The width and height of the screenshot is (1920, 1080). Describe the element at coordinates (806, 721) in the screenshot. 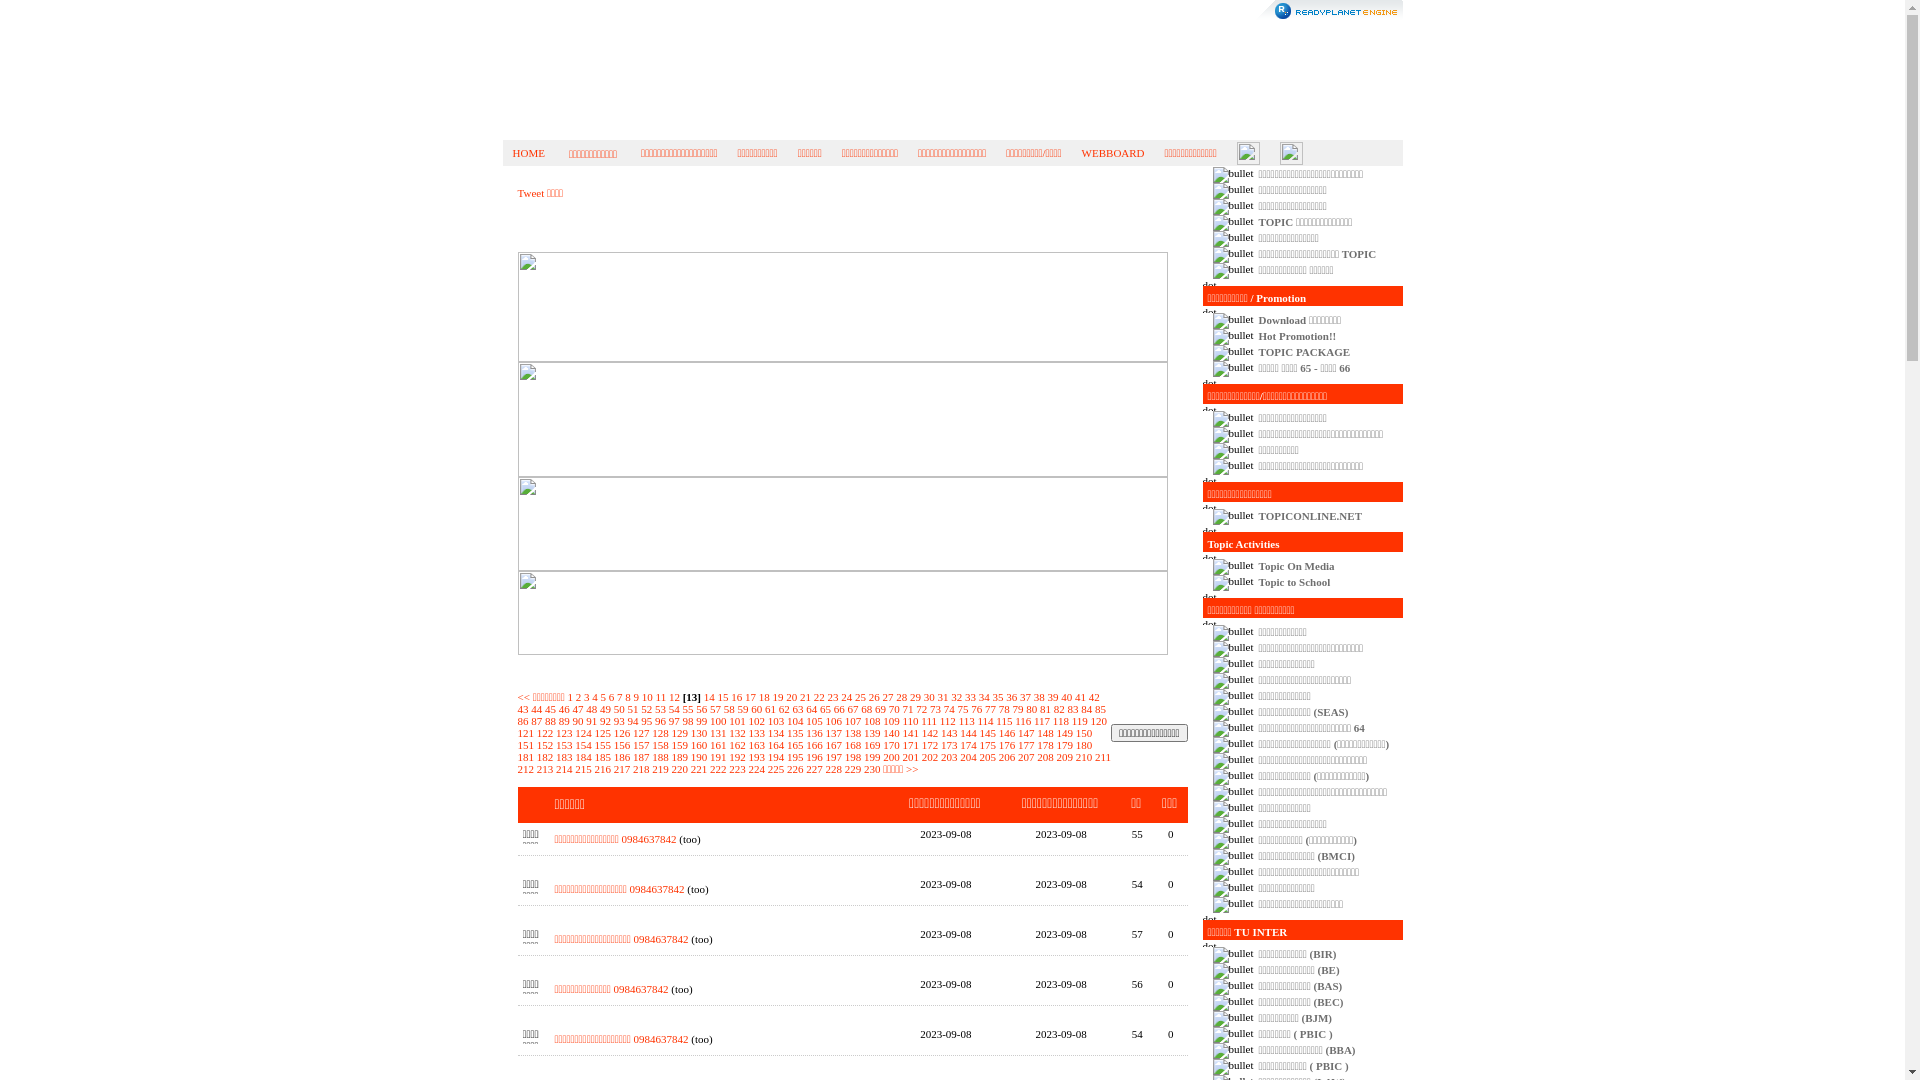

I see `'105'` at that location.